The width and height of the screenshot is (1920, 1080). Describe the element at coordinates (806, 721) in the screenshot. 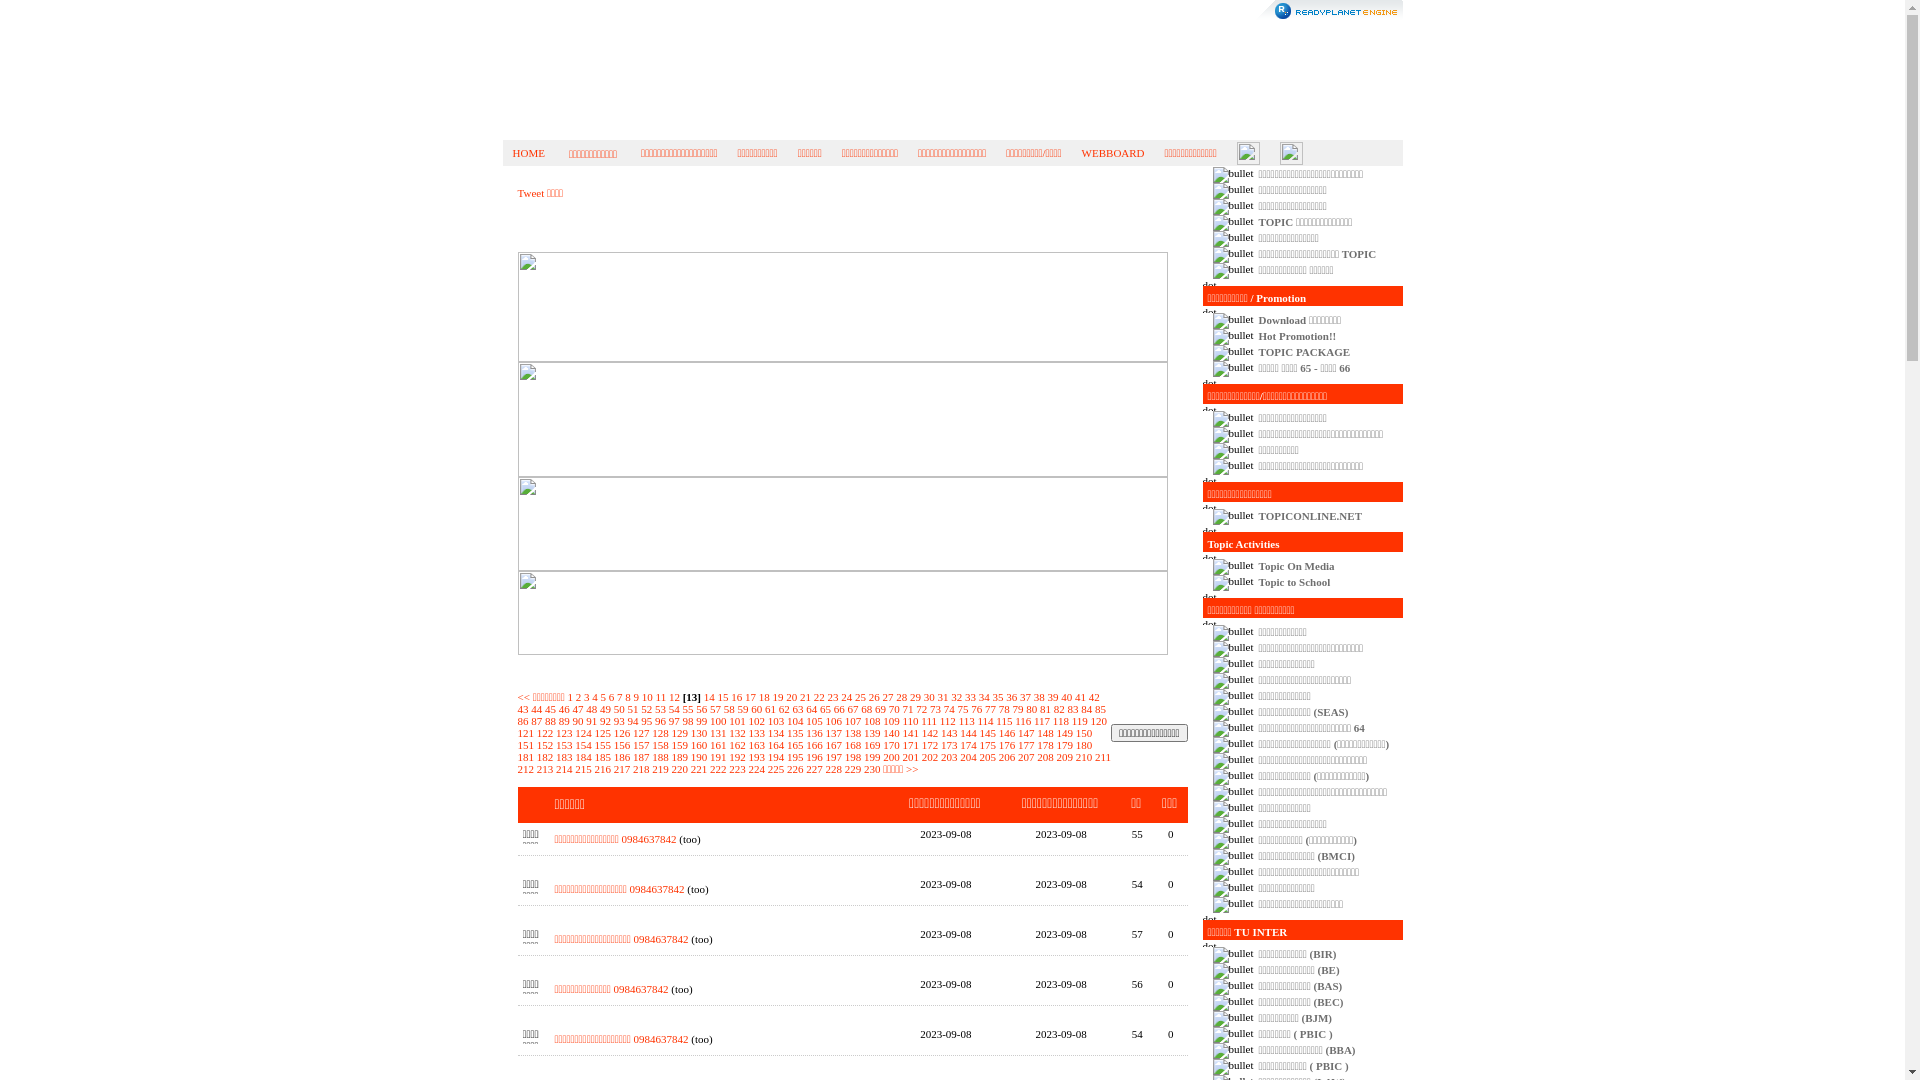

I see `'105'` at that location.